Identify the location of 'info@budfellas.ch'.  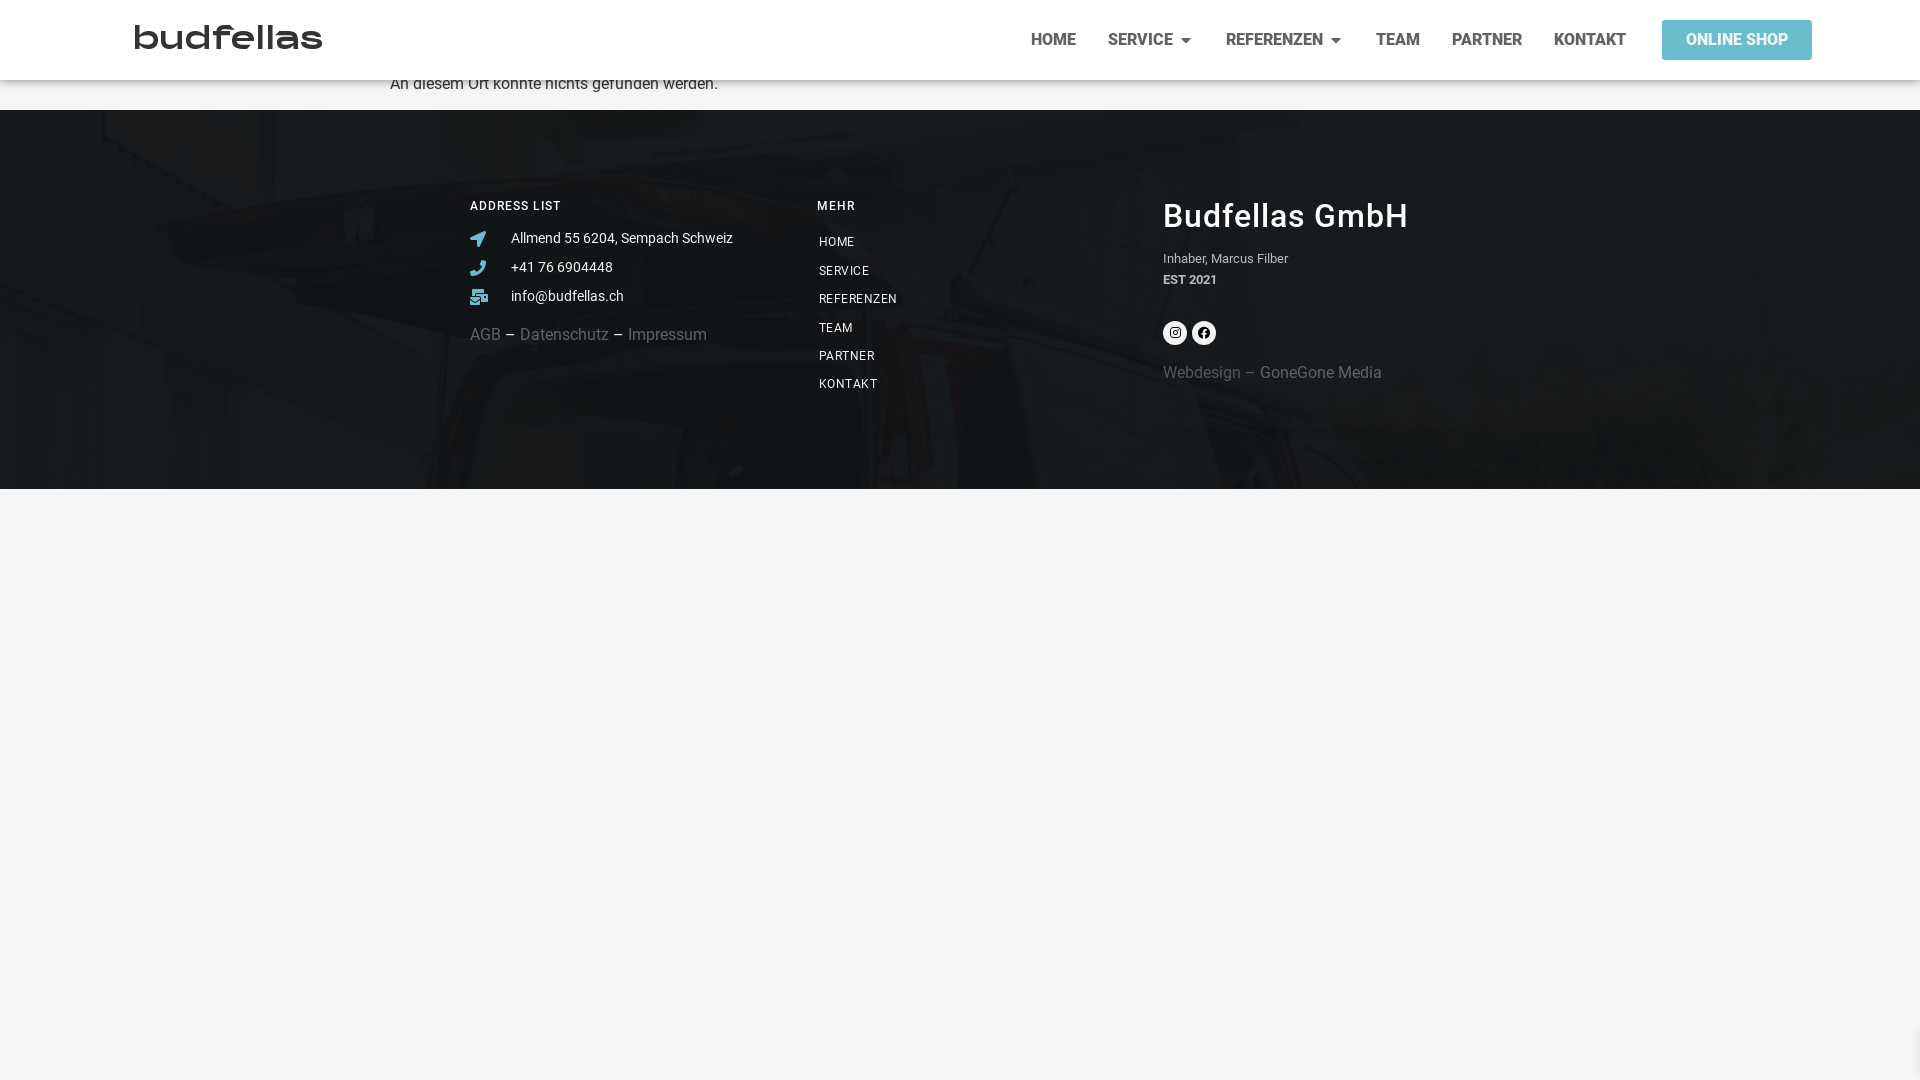
(612, 296).